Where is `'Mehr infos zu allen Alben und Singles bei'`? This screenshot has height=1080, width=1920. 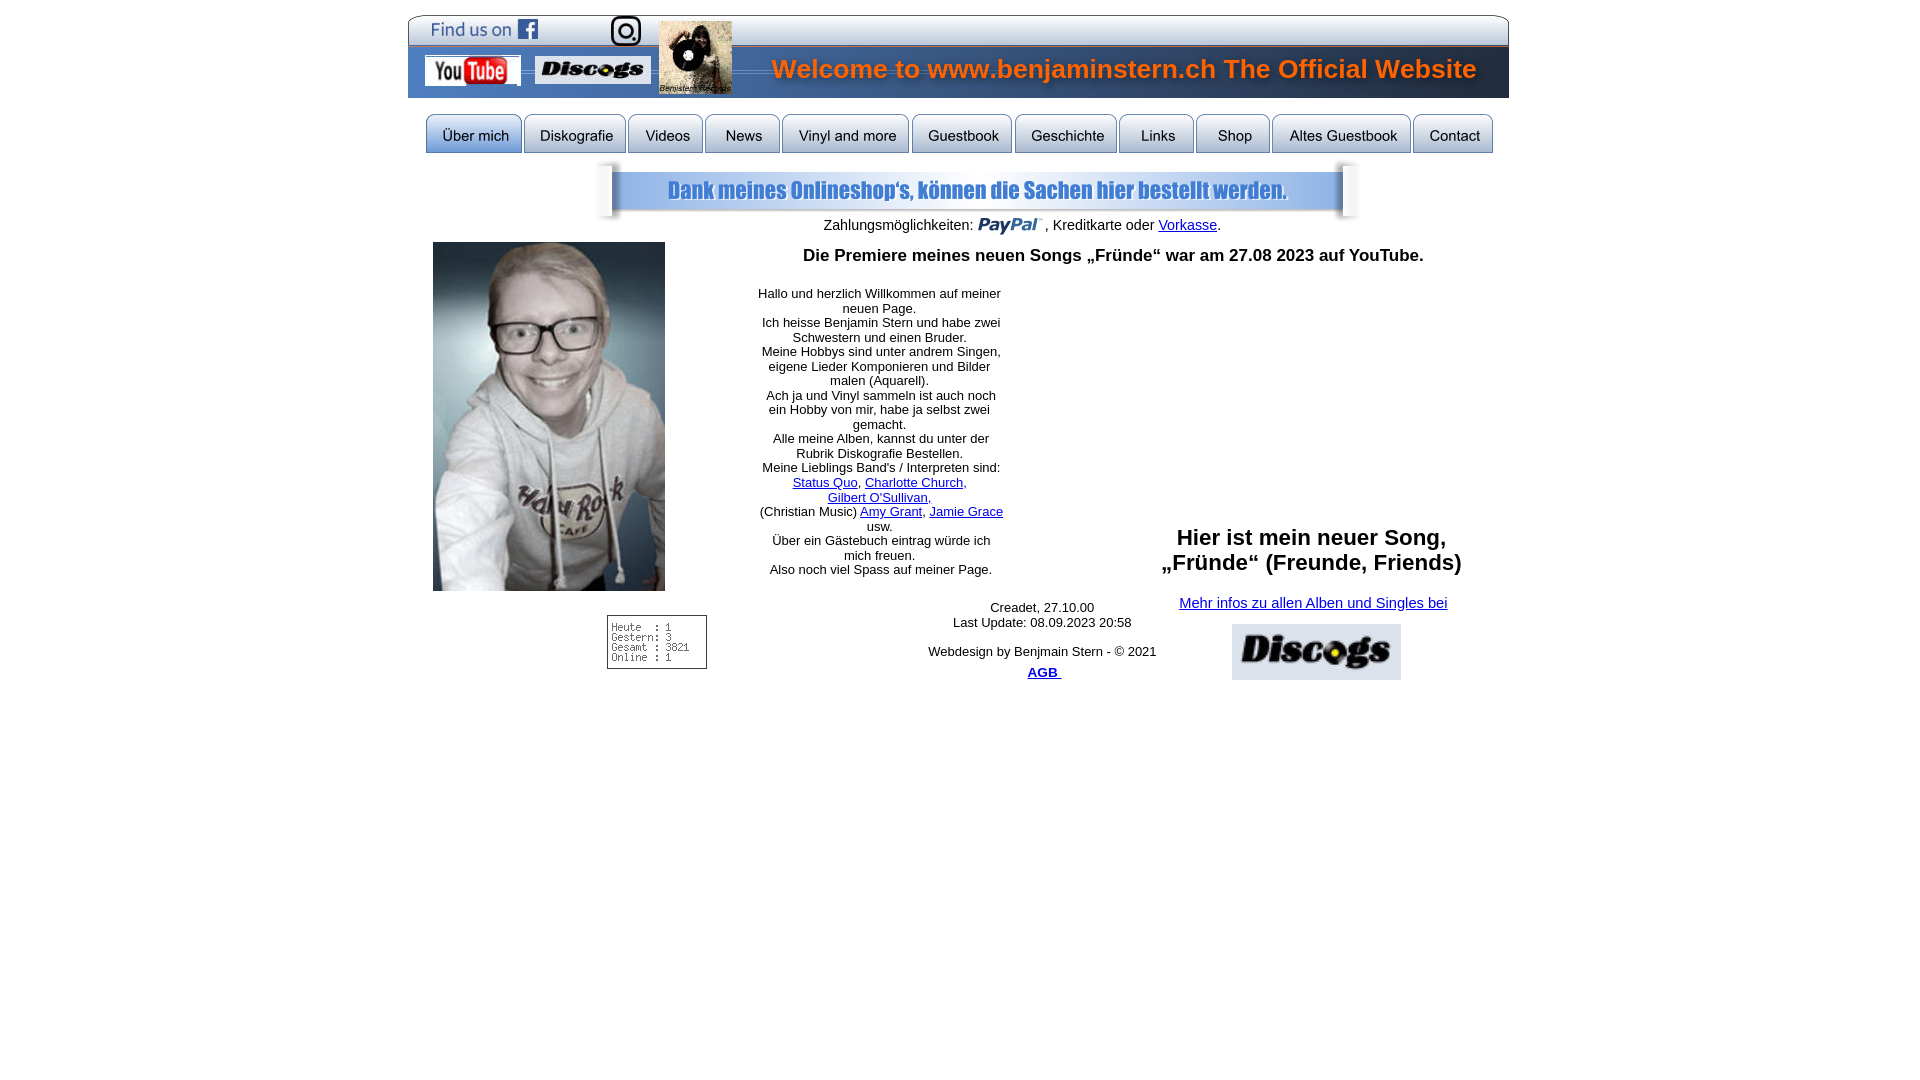 'Mehr infos zu allen Alben und Singles bei' is located at coordinates (1313, 601).